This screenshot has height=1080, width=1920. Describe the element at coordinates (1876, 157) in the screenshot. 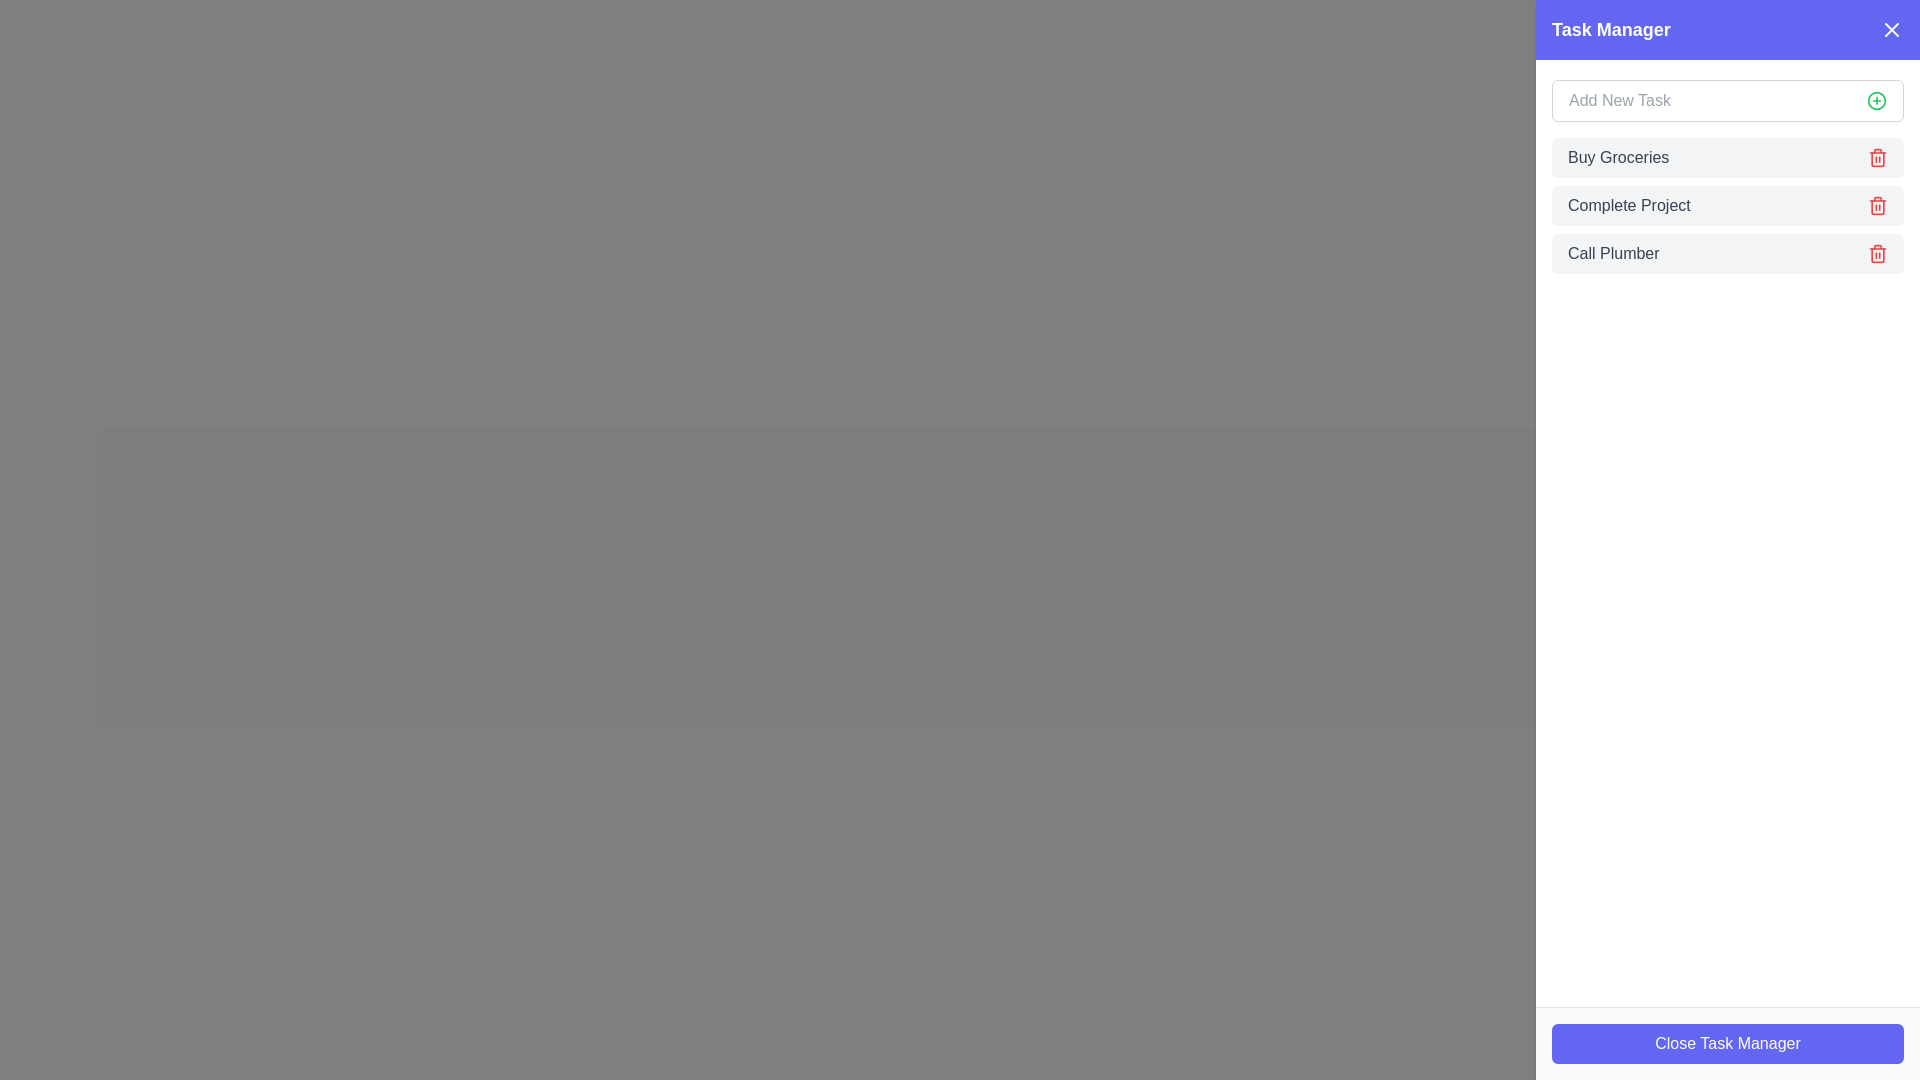

I see `the delete button icon for the task 'Buy Groceries'` at that location.